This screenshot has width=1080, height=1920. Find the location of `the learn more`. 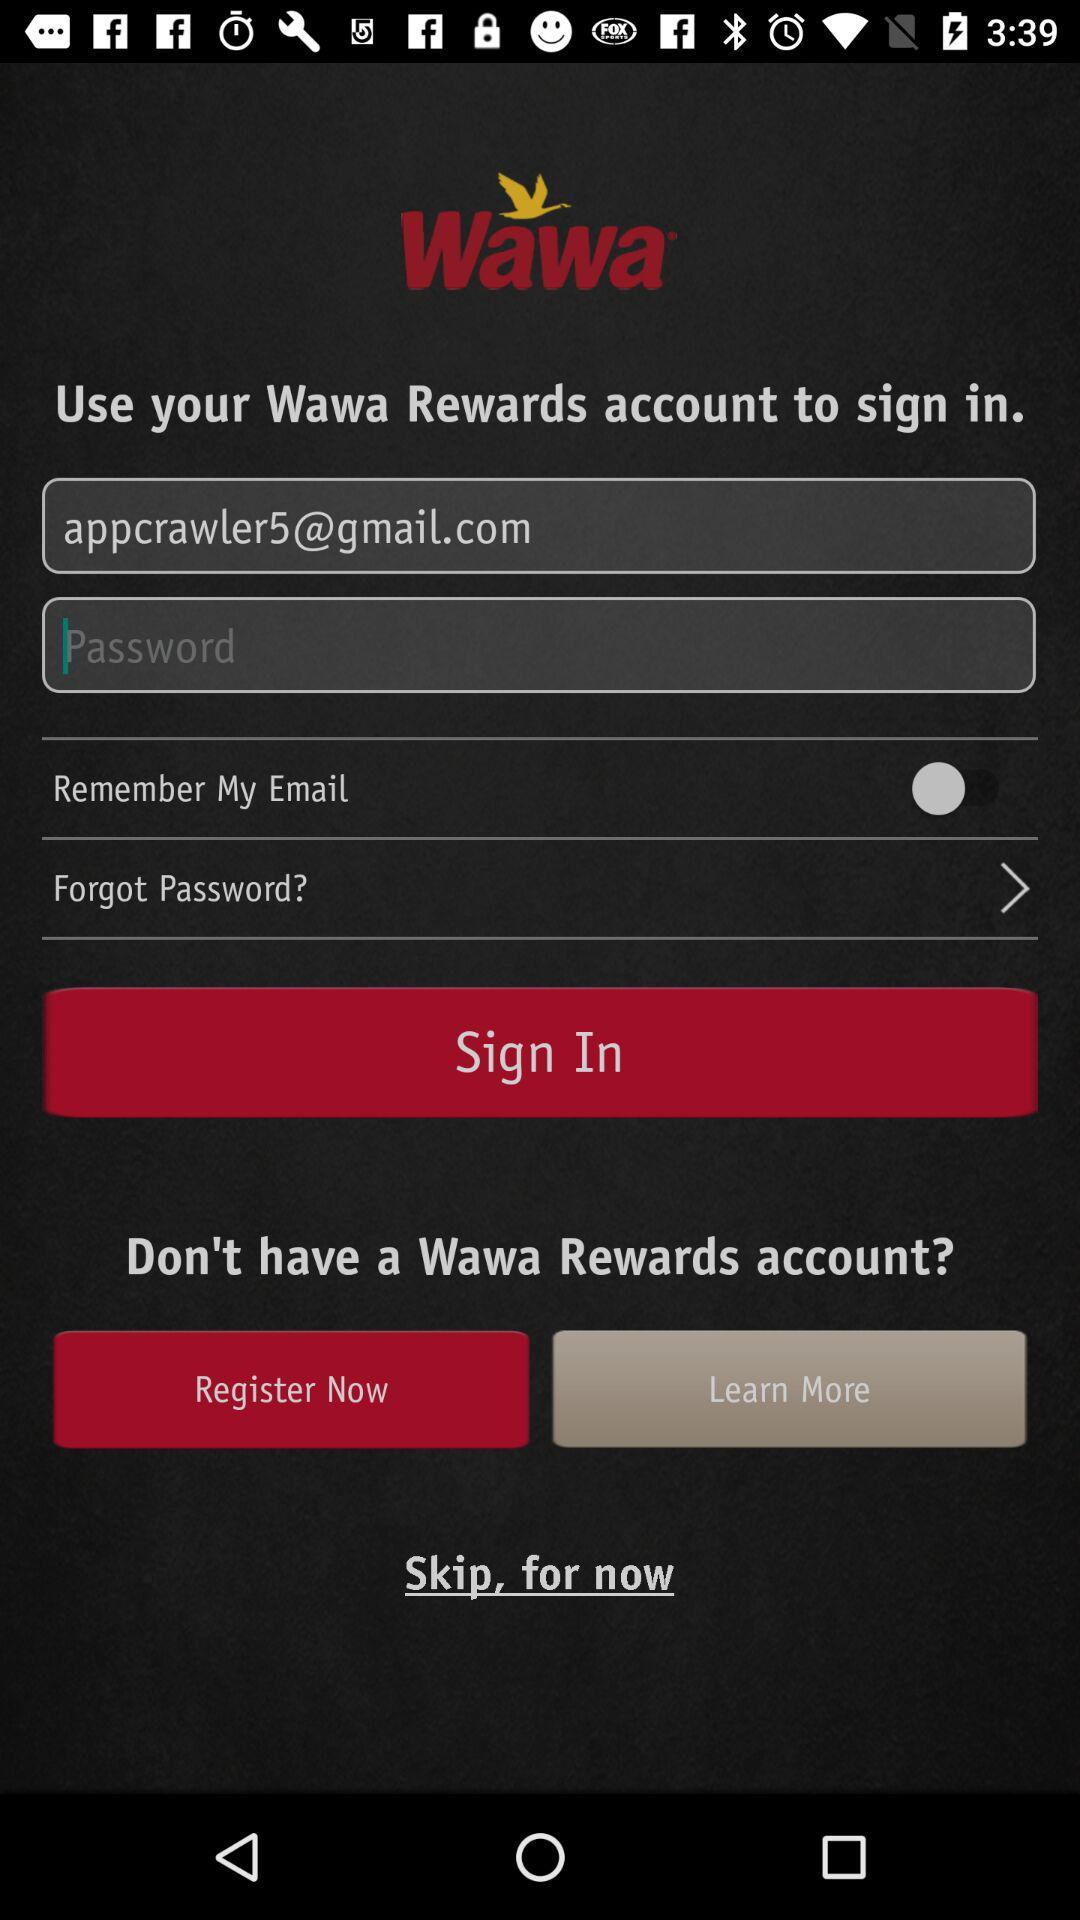

the learn more is located at coordinates (788, 1388).